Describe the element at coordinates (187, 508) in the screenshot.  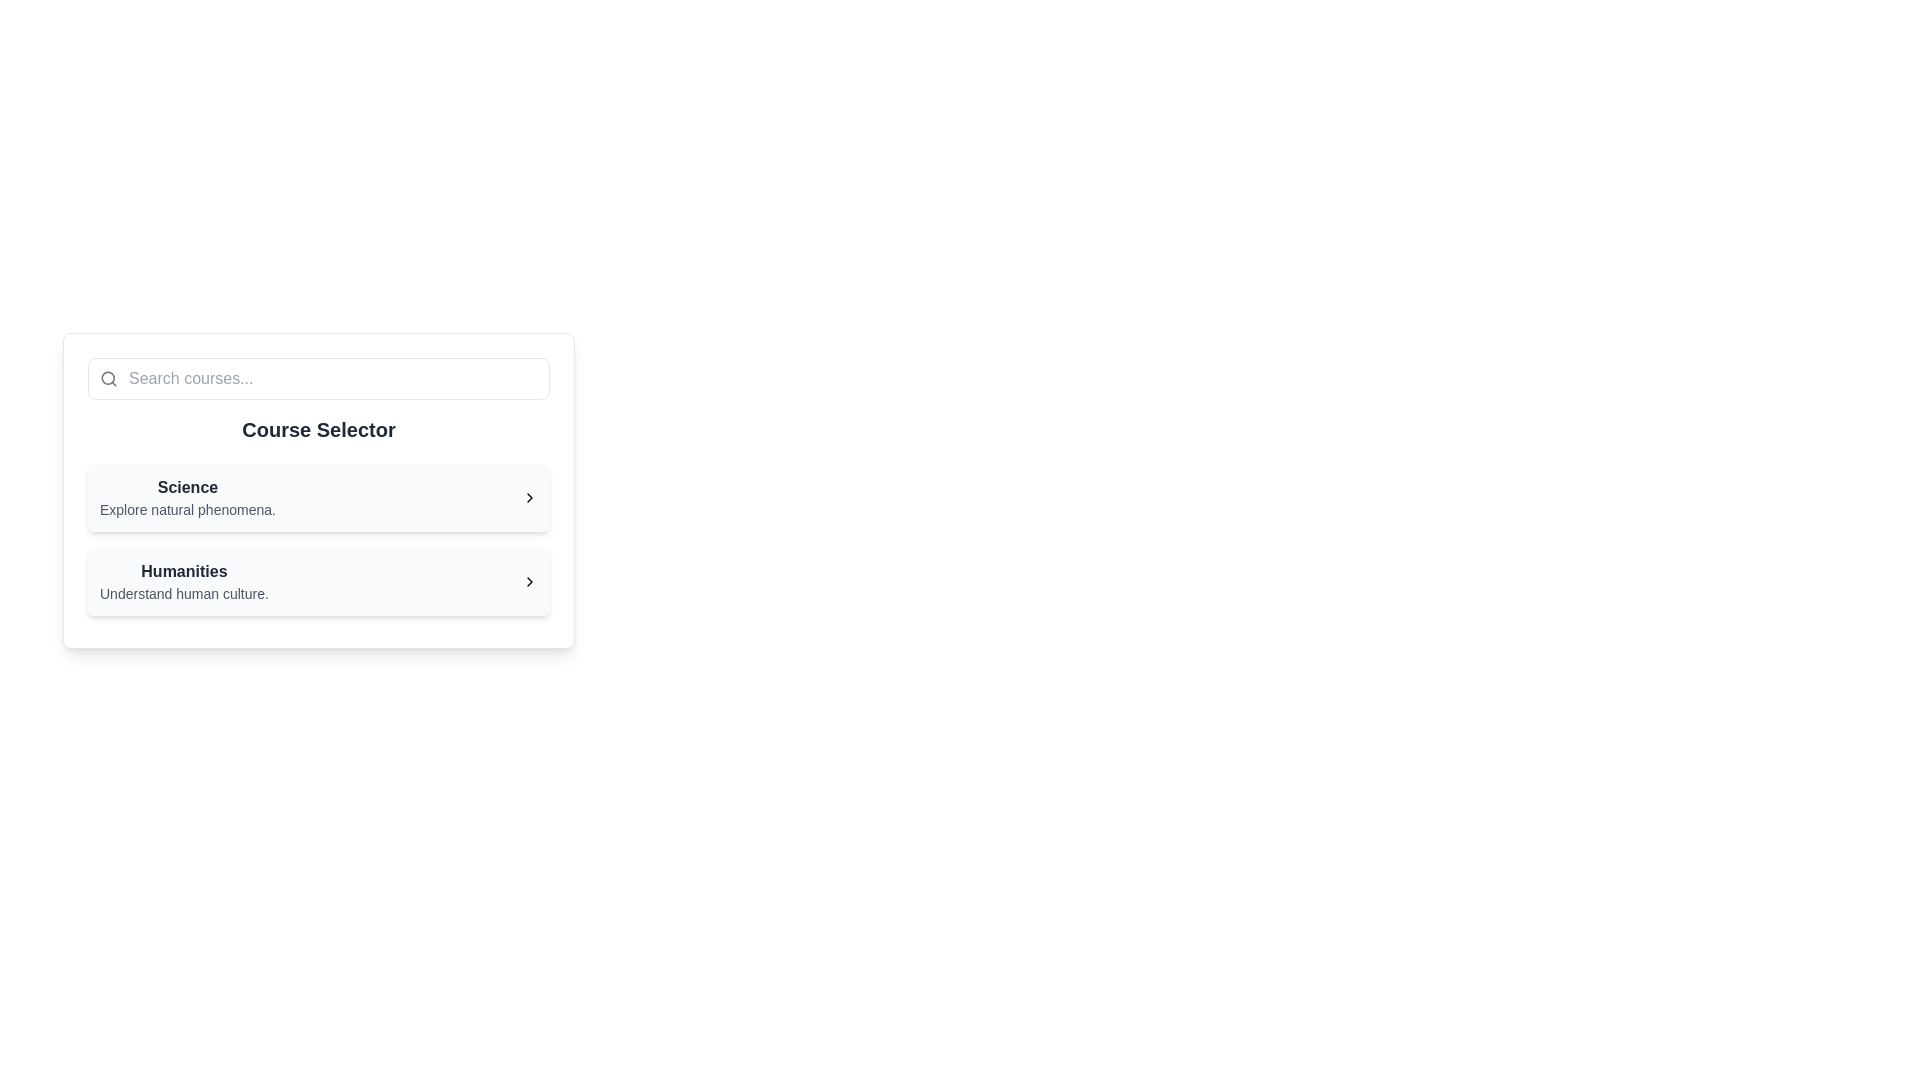
I see `the static text element that reads 'Explore natural phenomena.' located below the bolded title 'Science' in the 'Course Selector' menu` at that location.